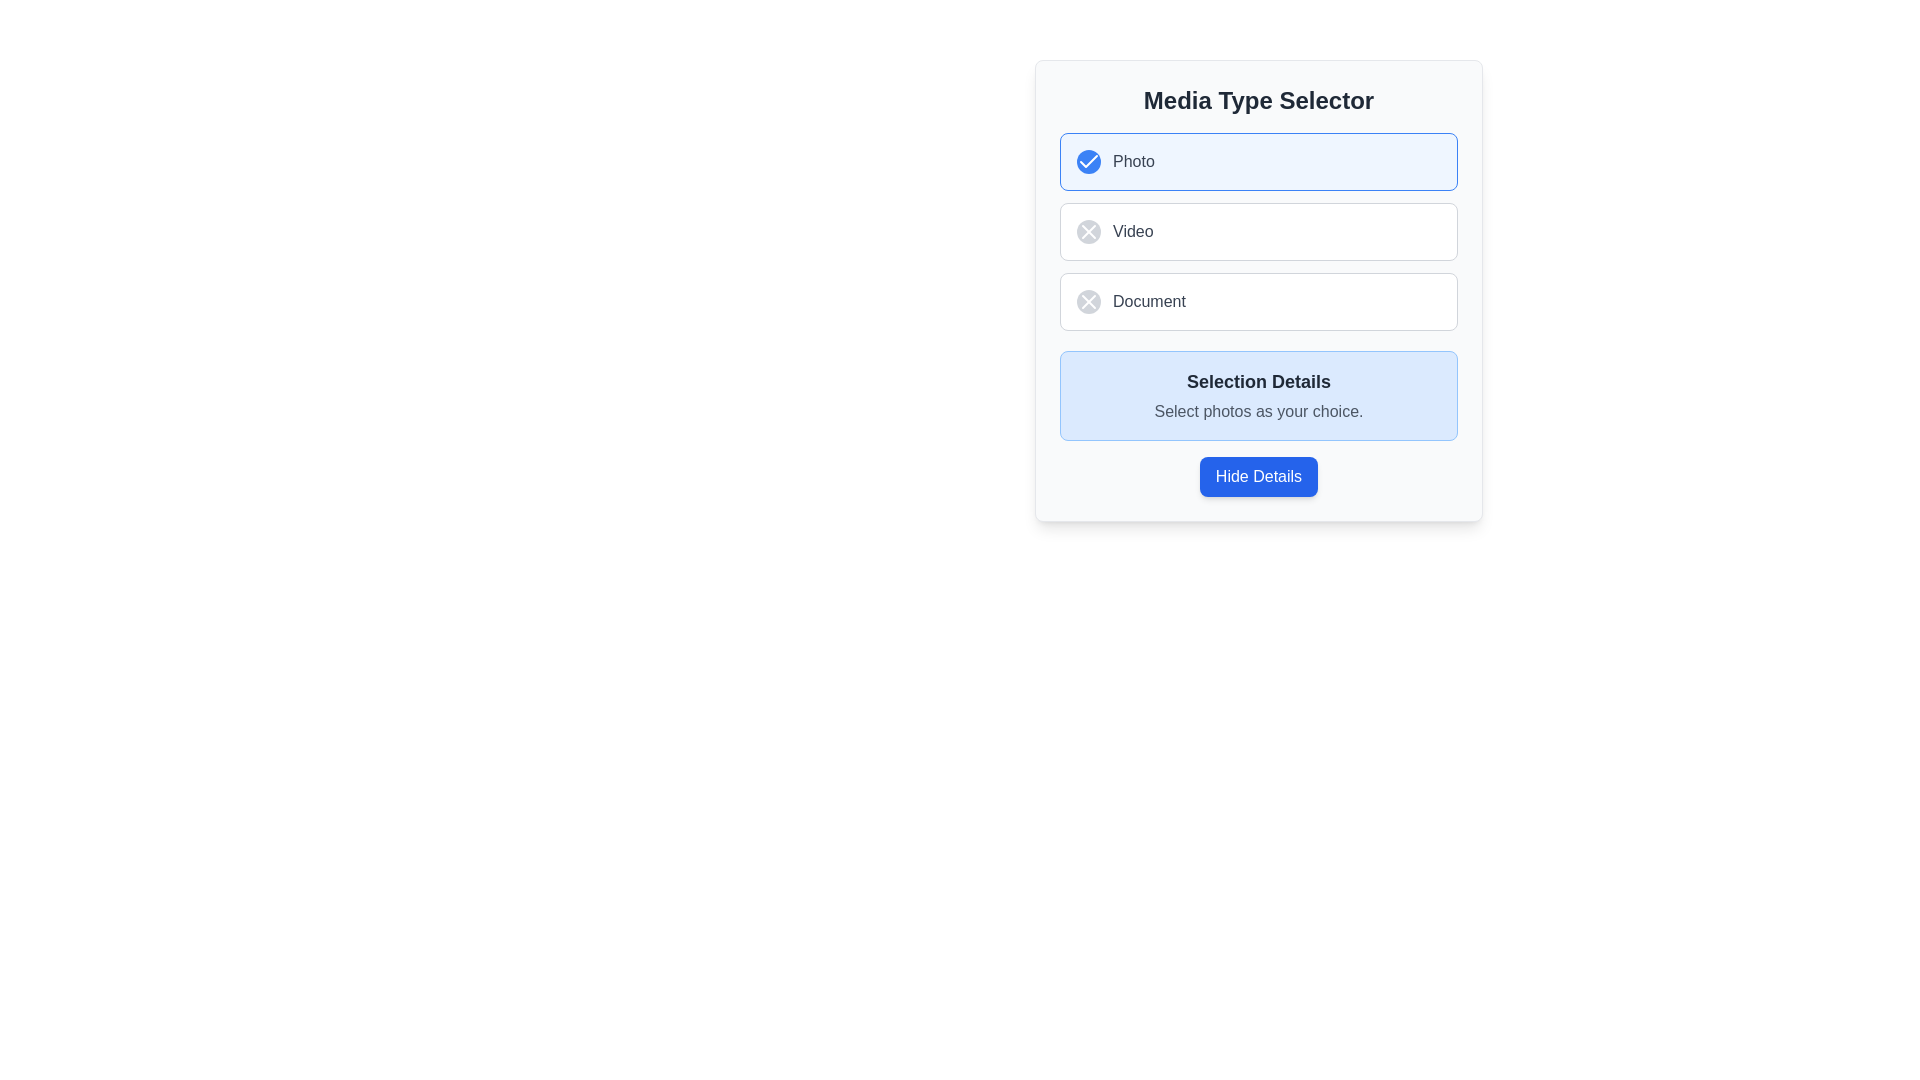 The image size is (1920, 1080). What do you see at coordinates (1088, 230) in the screenshot?
I see `the circular icon with a light gray background and a white 'X' in the center, located at the leftmost side of the 'Video' option` at bounding box center [1088, 230].